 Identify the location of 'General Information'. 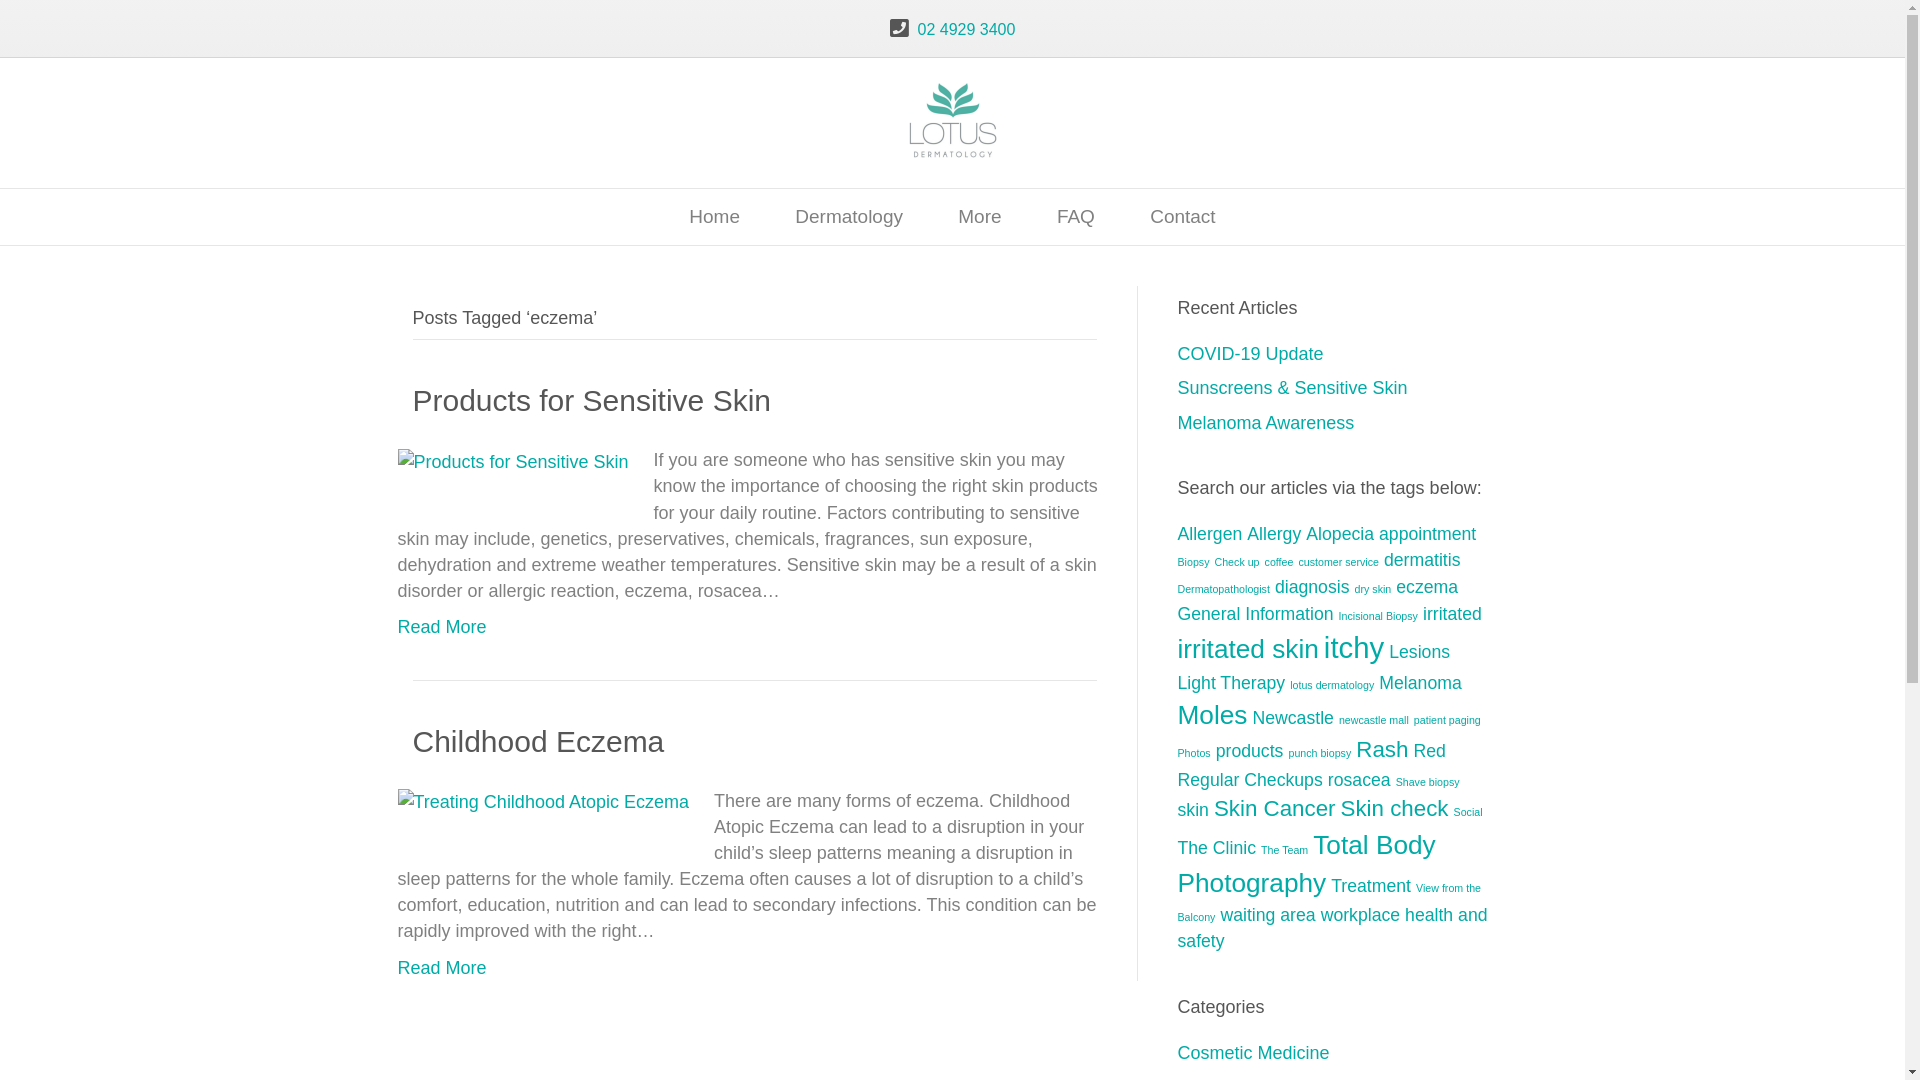
(1255, 612).